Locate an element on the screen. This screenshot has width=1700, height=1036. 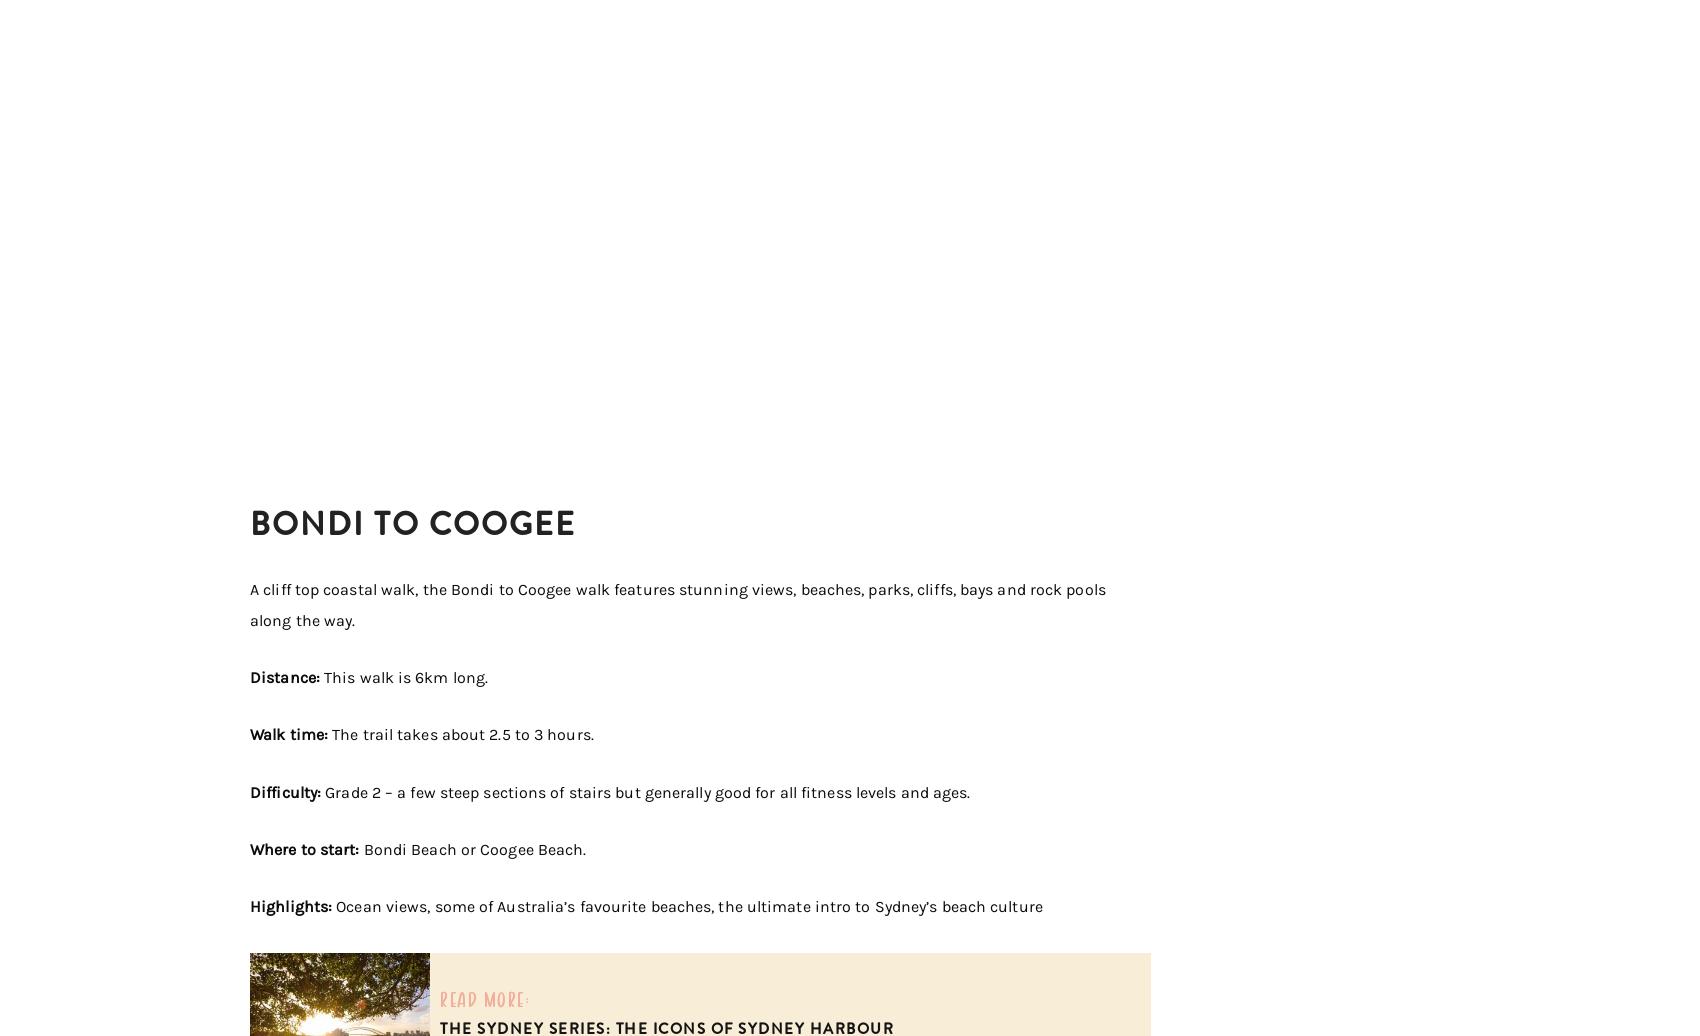
'READ MORE:' is located at coordinates (485, 997).